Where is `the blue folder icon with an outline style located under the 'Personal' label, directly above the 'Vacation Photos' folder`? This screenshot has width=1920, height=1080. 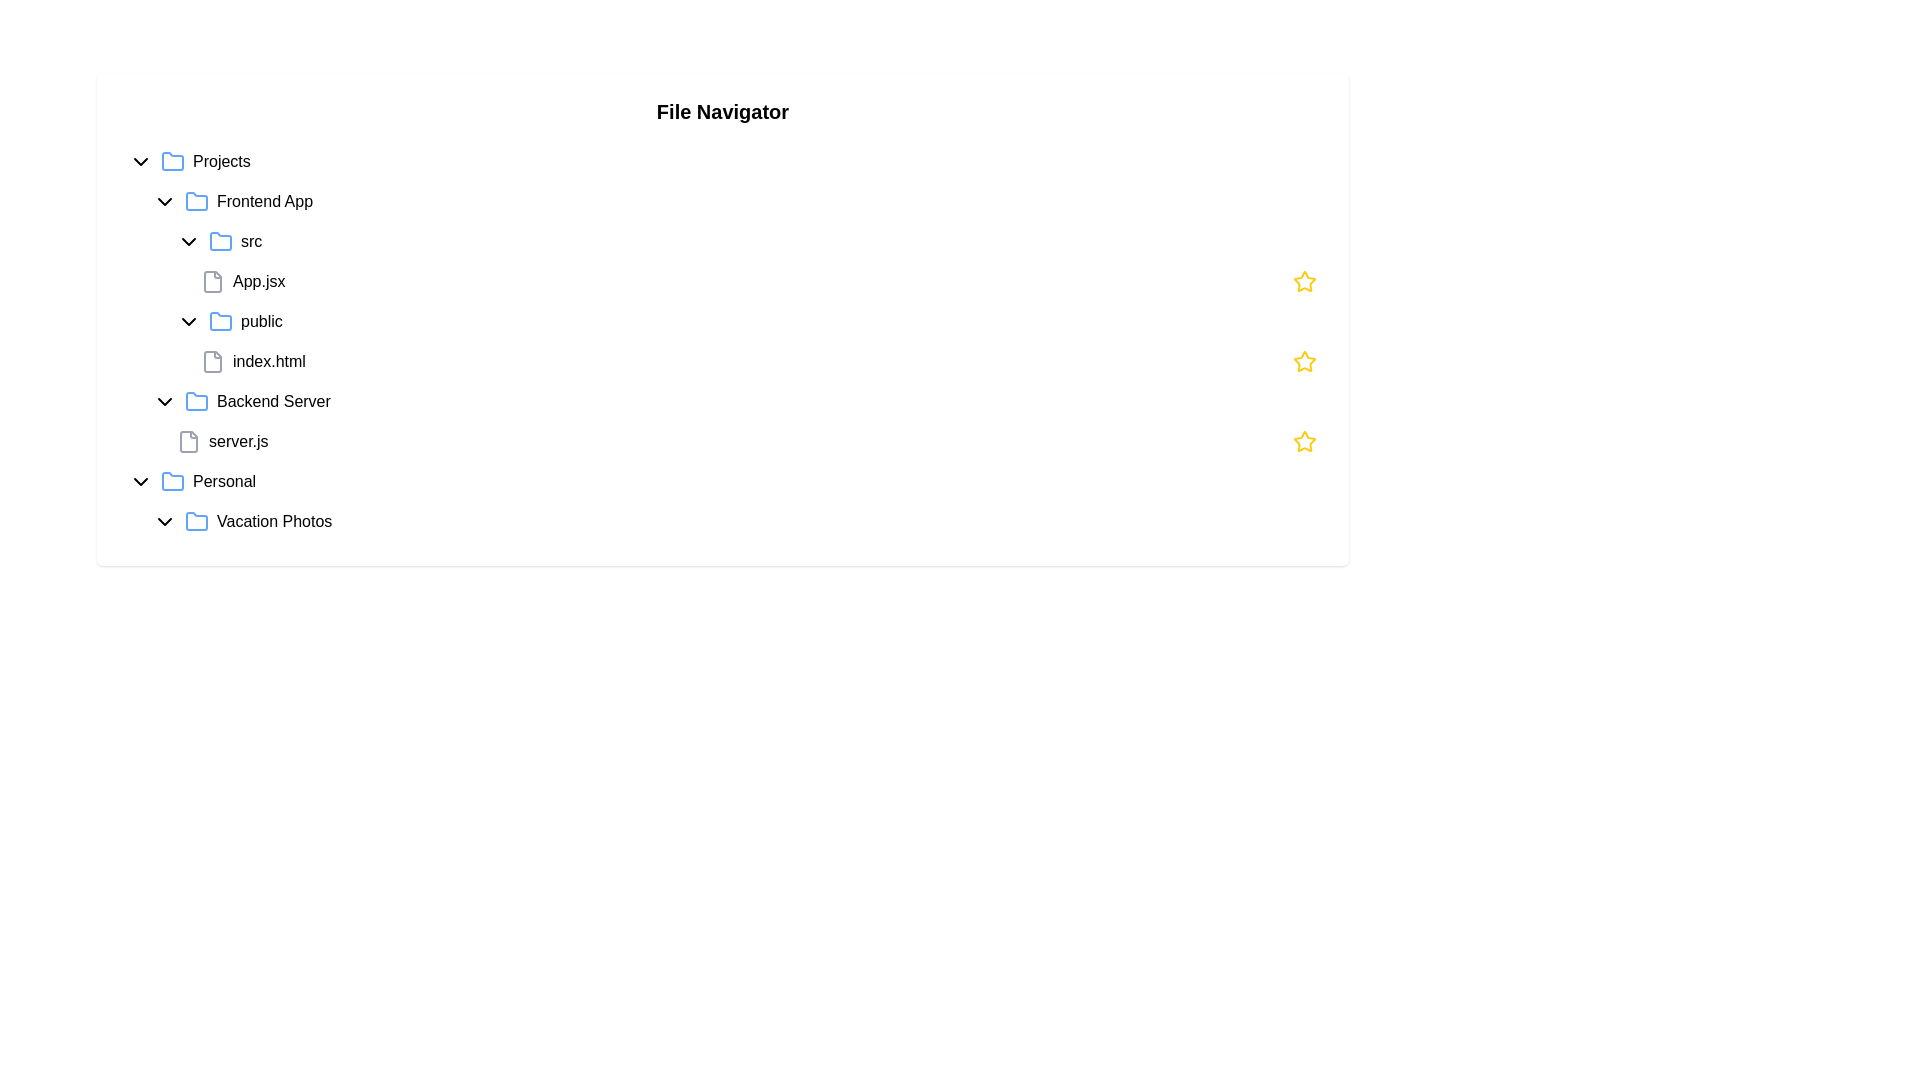
the blue folder icon with an outline style located under the 'Personal' label, directly above the 'Vacation Photos' folder is located at coordinates (172, 481).